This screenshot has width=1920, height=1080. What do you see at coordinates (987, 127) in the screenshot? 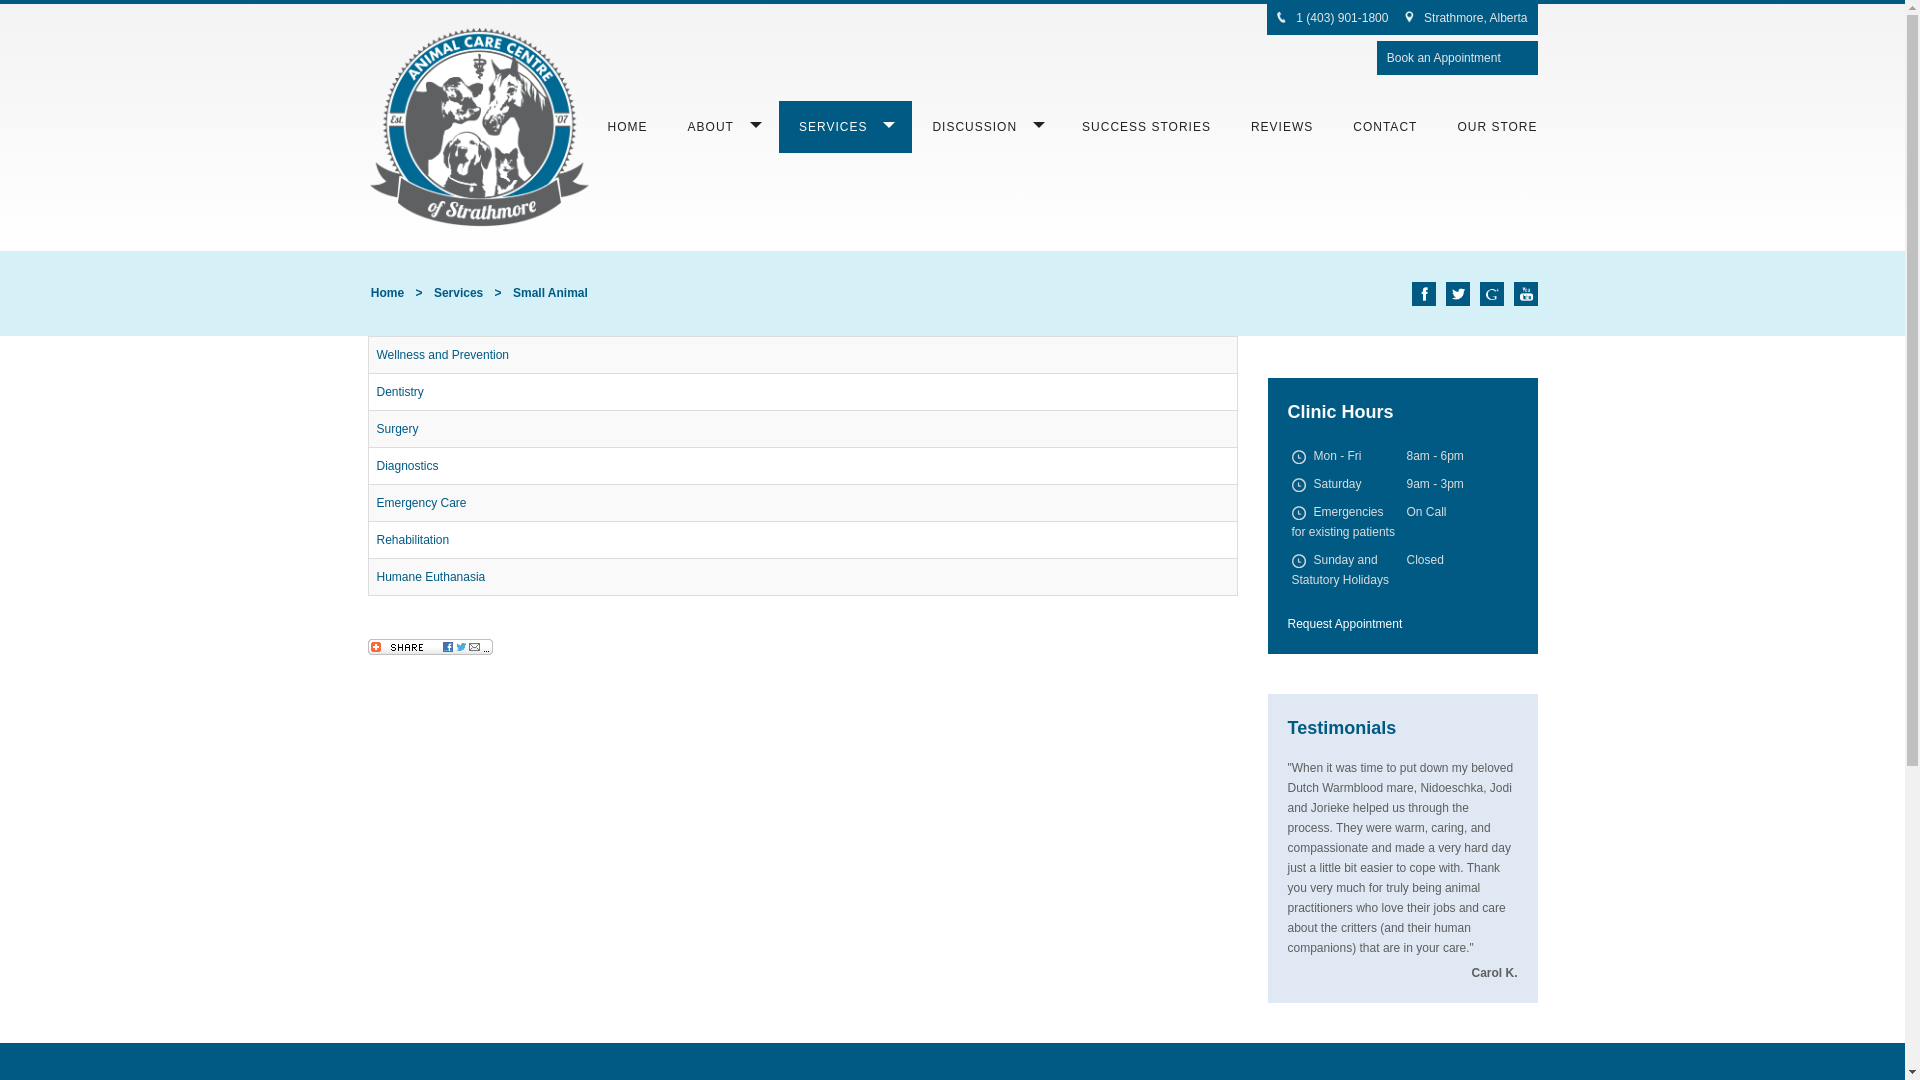
I see `'DISCUSSION'` at bounding box center [987, 127].